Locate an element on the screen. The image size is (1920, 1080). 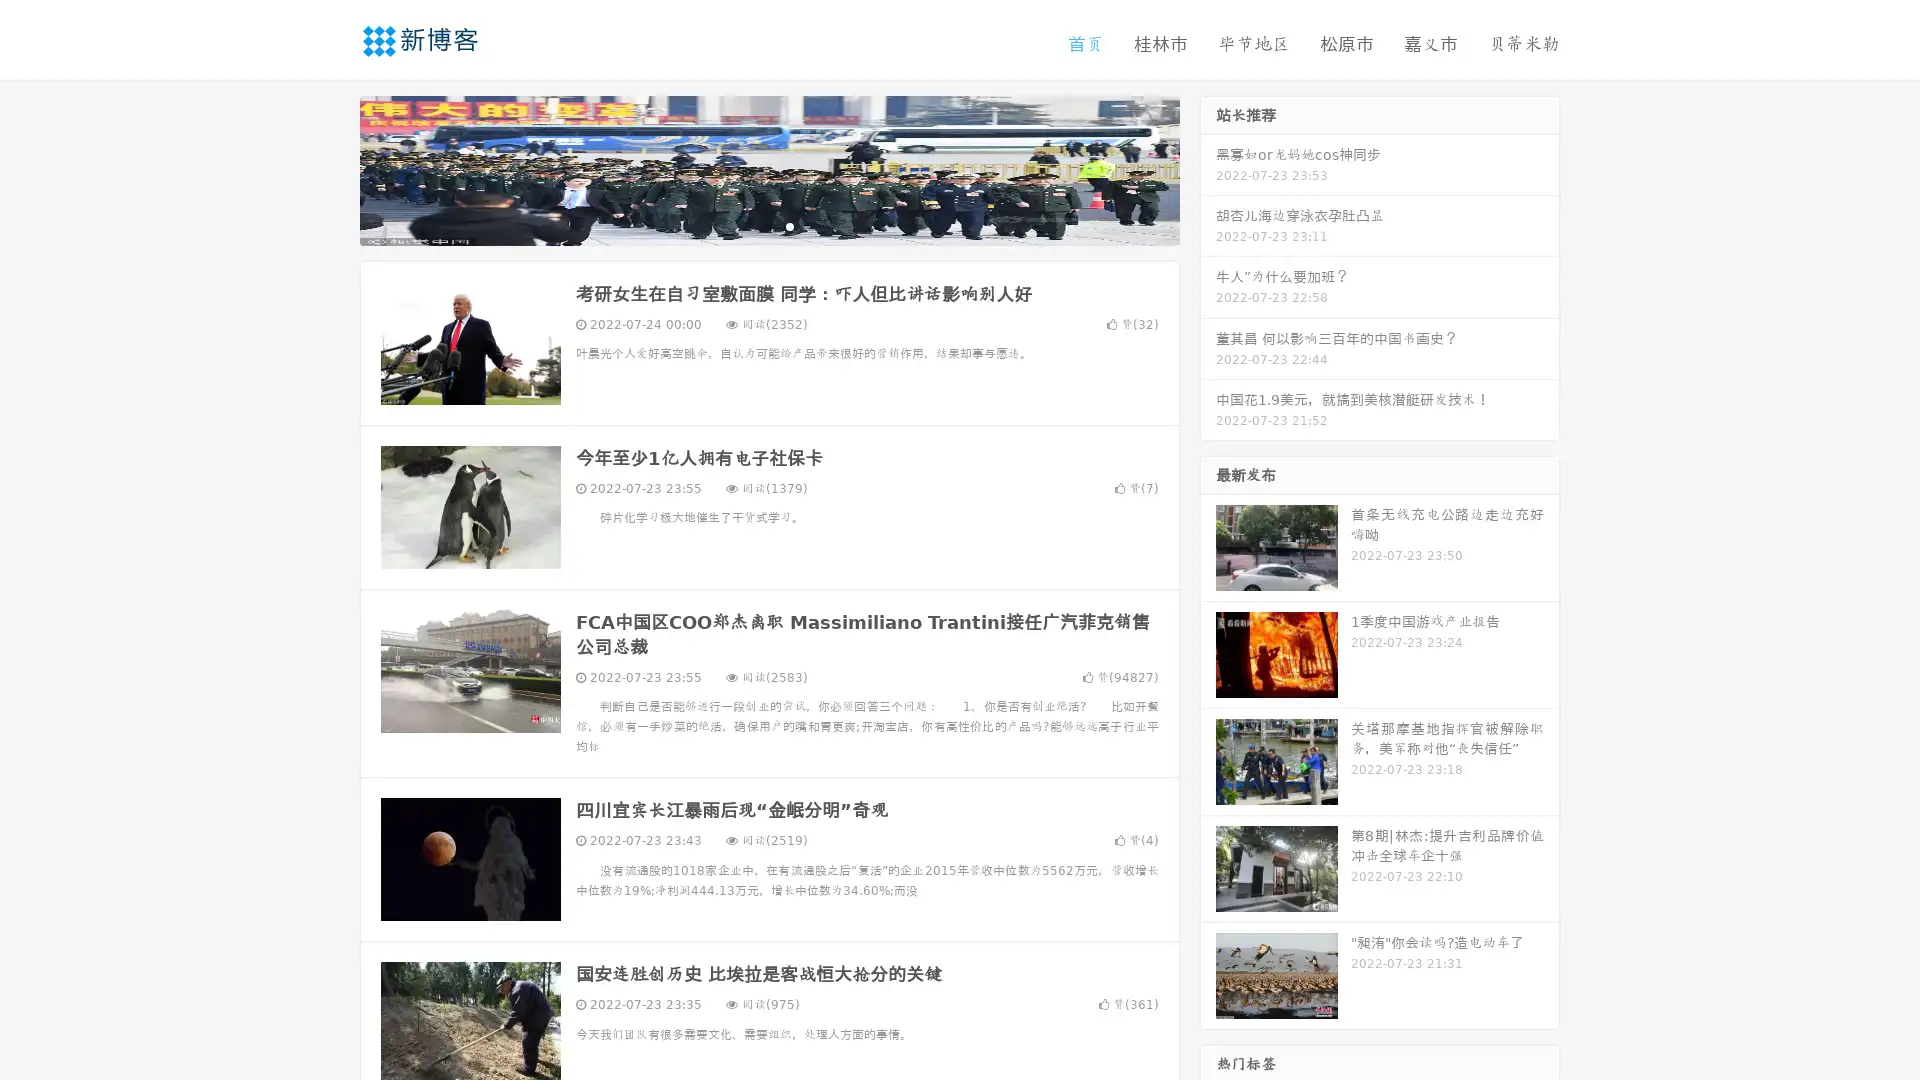
Go to slide 2 is located at coordinates (768, 225).